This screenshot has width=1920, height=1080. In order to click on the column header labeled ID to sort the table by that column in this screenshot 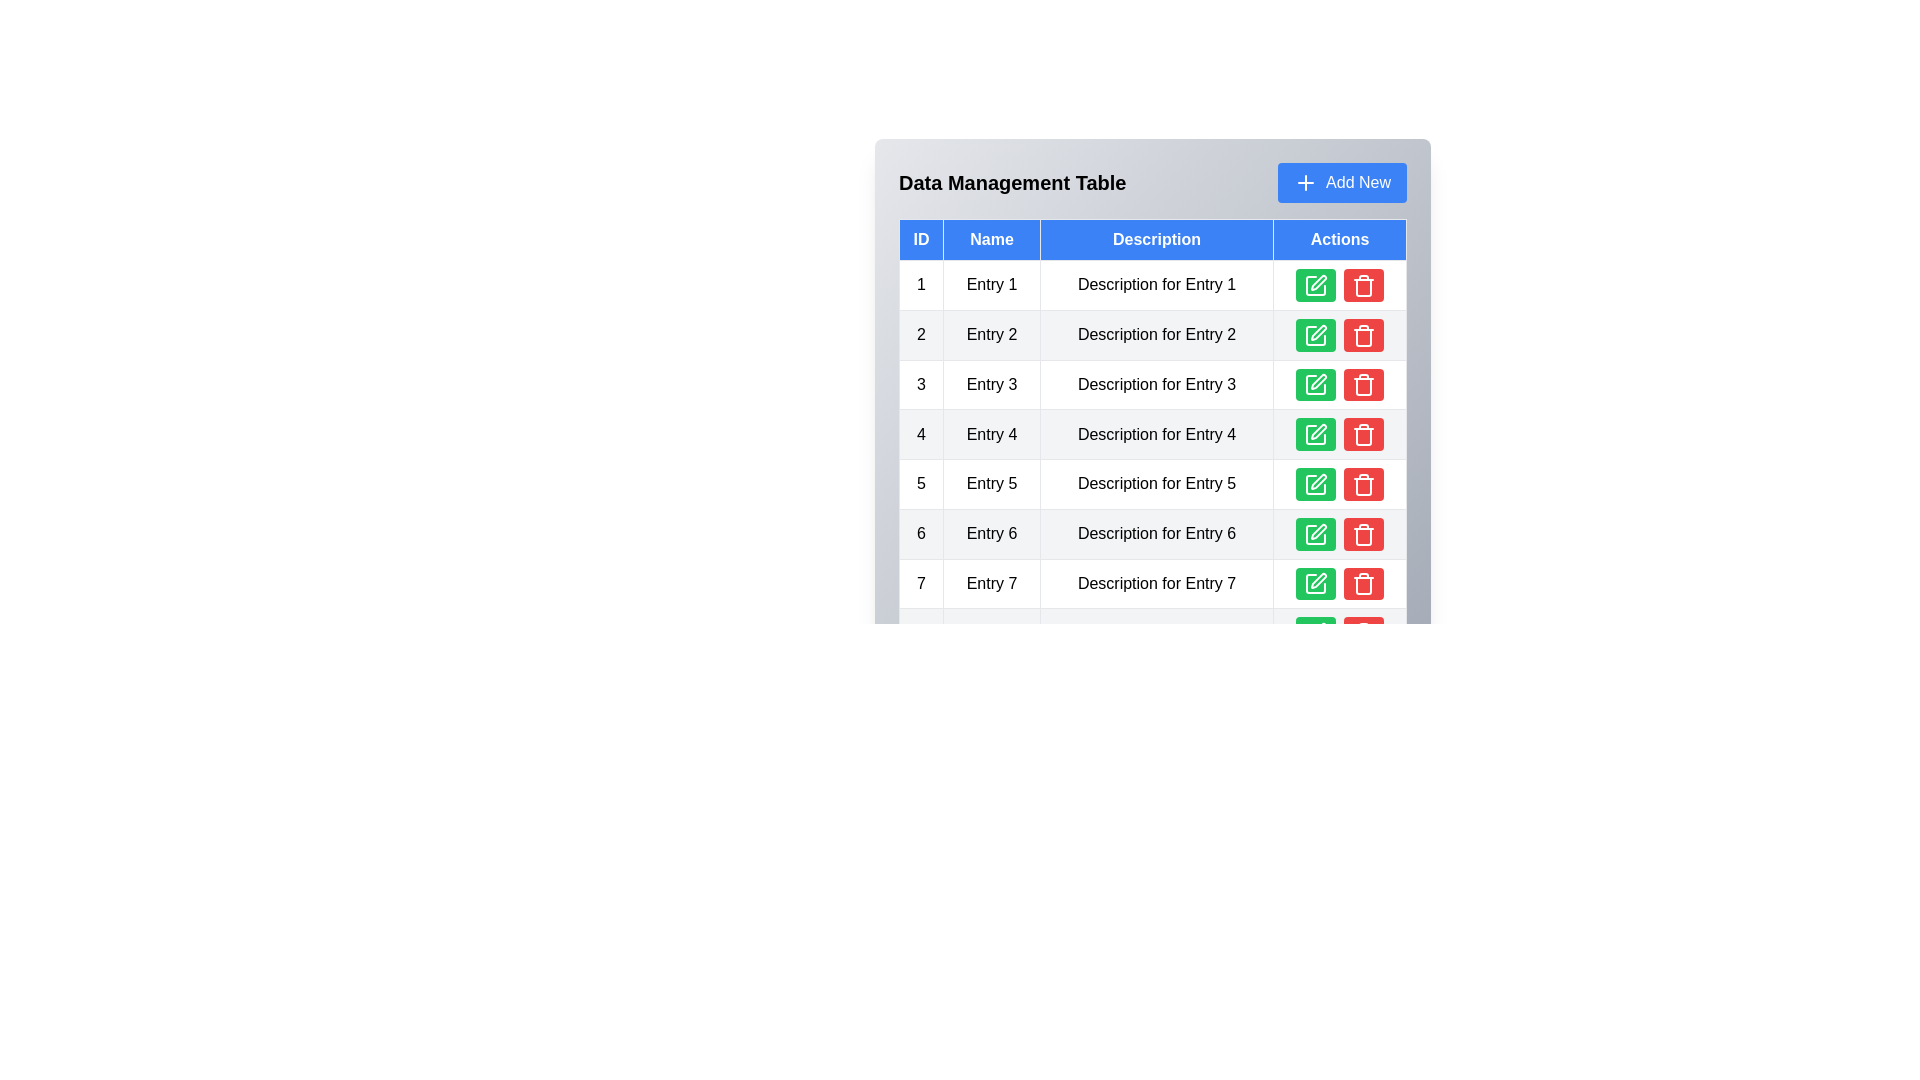, I will do `click(920, 238)`.